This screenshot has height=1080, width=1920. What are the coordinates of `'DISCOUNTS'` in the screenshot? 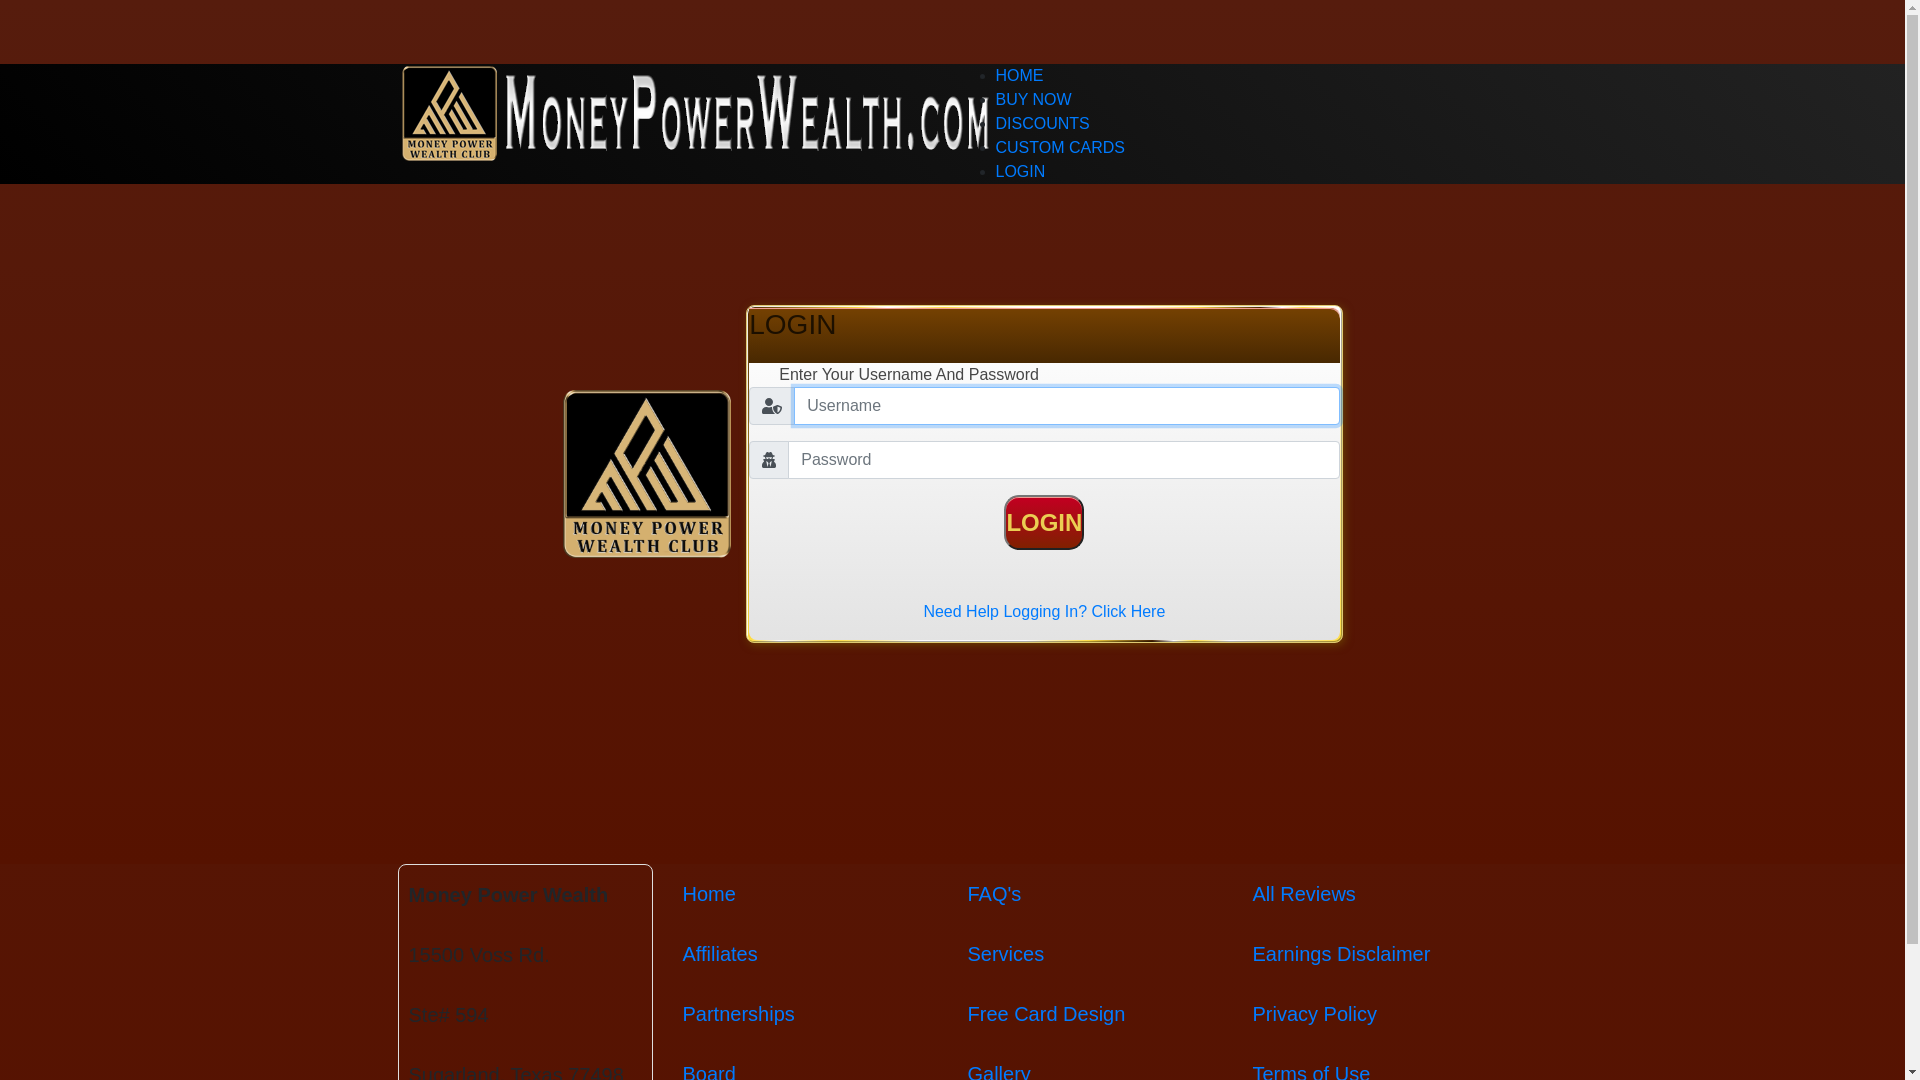 It's located at (1041, 123).